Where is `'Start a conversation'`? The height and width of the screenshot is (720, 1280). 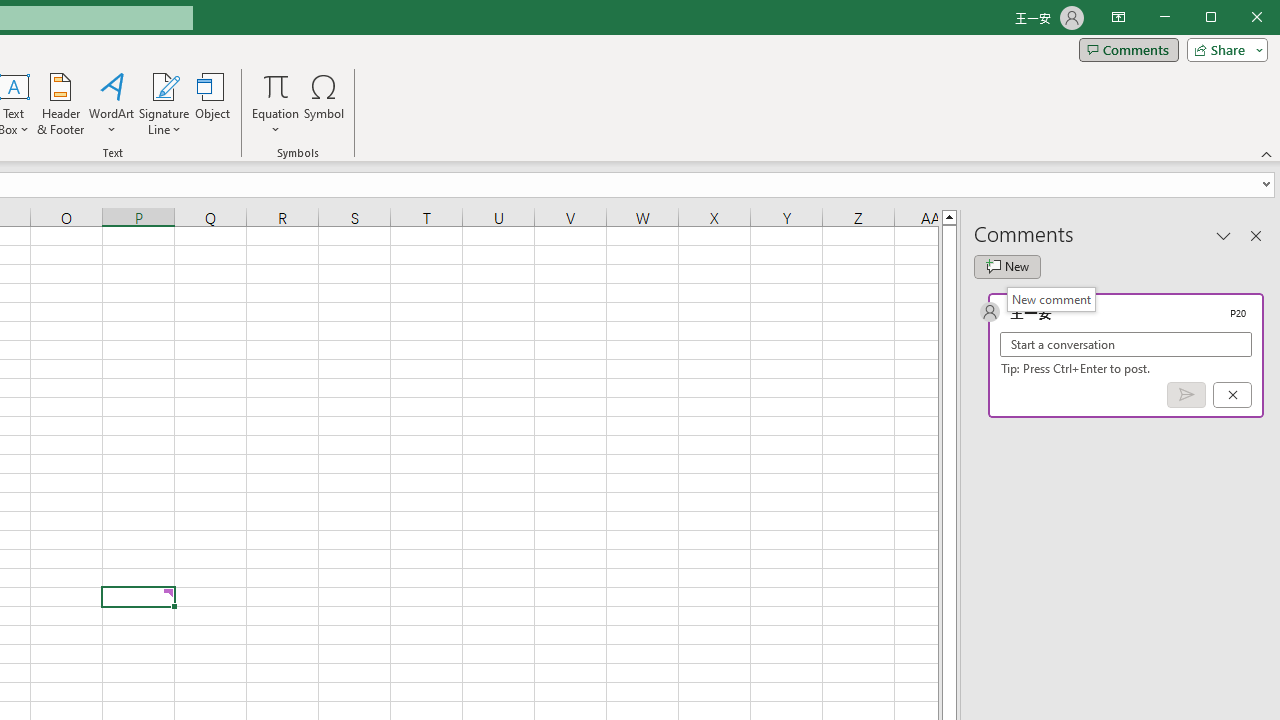
'Start a conversation' is located at coordinates (1126, 343).